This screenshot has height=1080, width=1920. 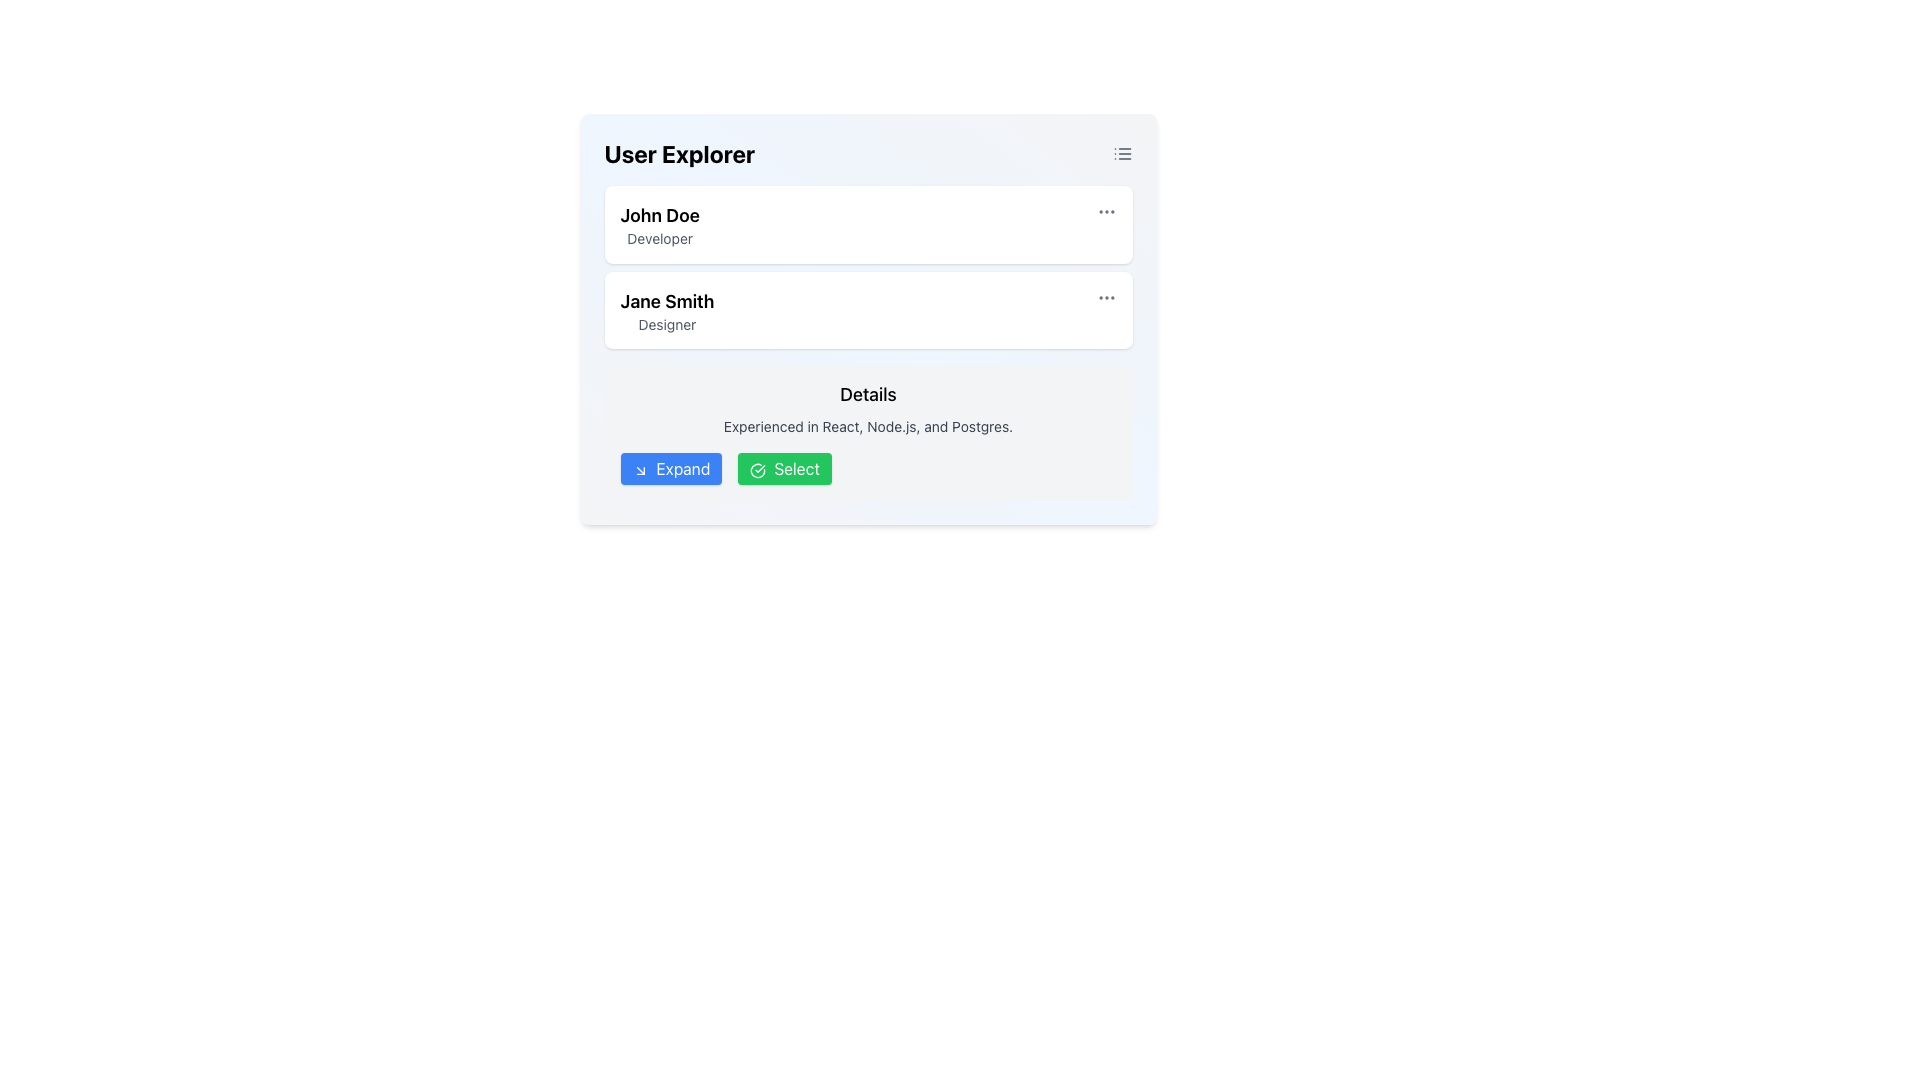 What do you see at coordinates (667, 310) in the screenshot?
I see `displayed information from the text section showing 'Jane Smith' and the job title 'Designer' in the user card below 'John Doe'` at bounding box center [667, 310].